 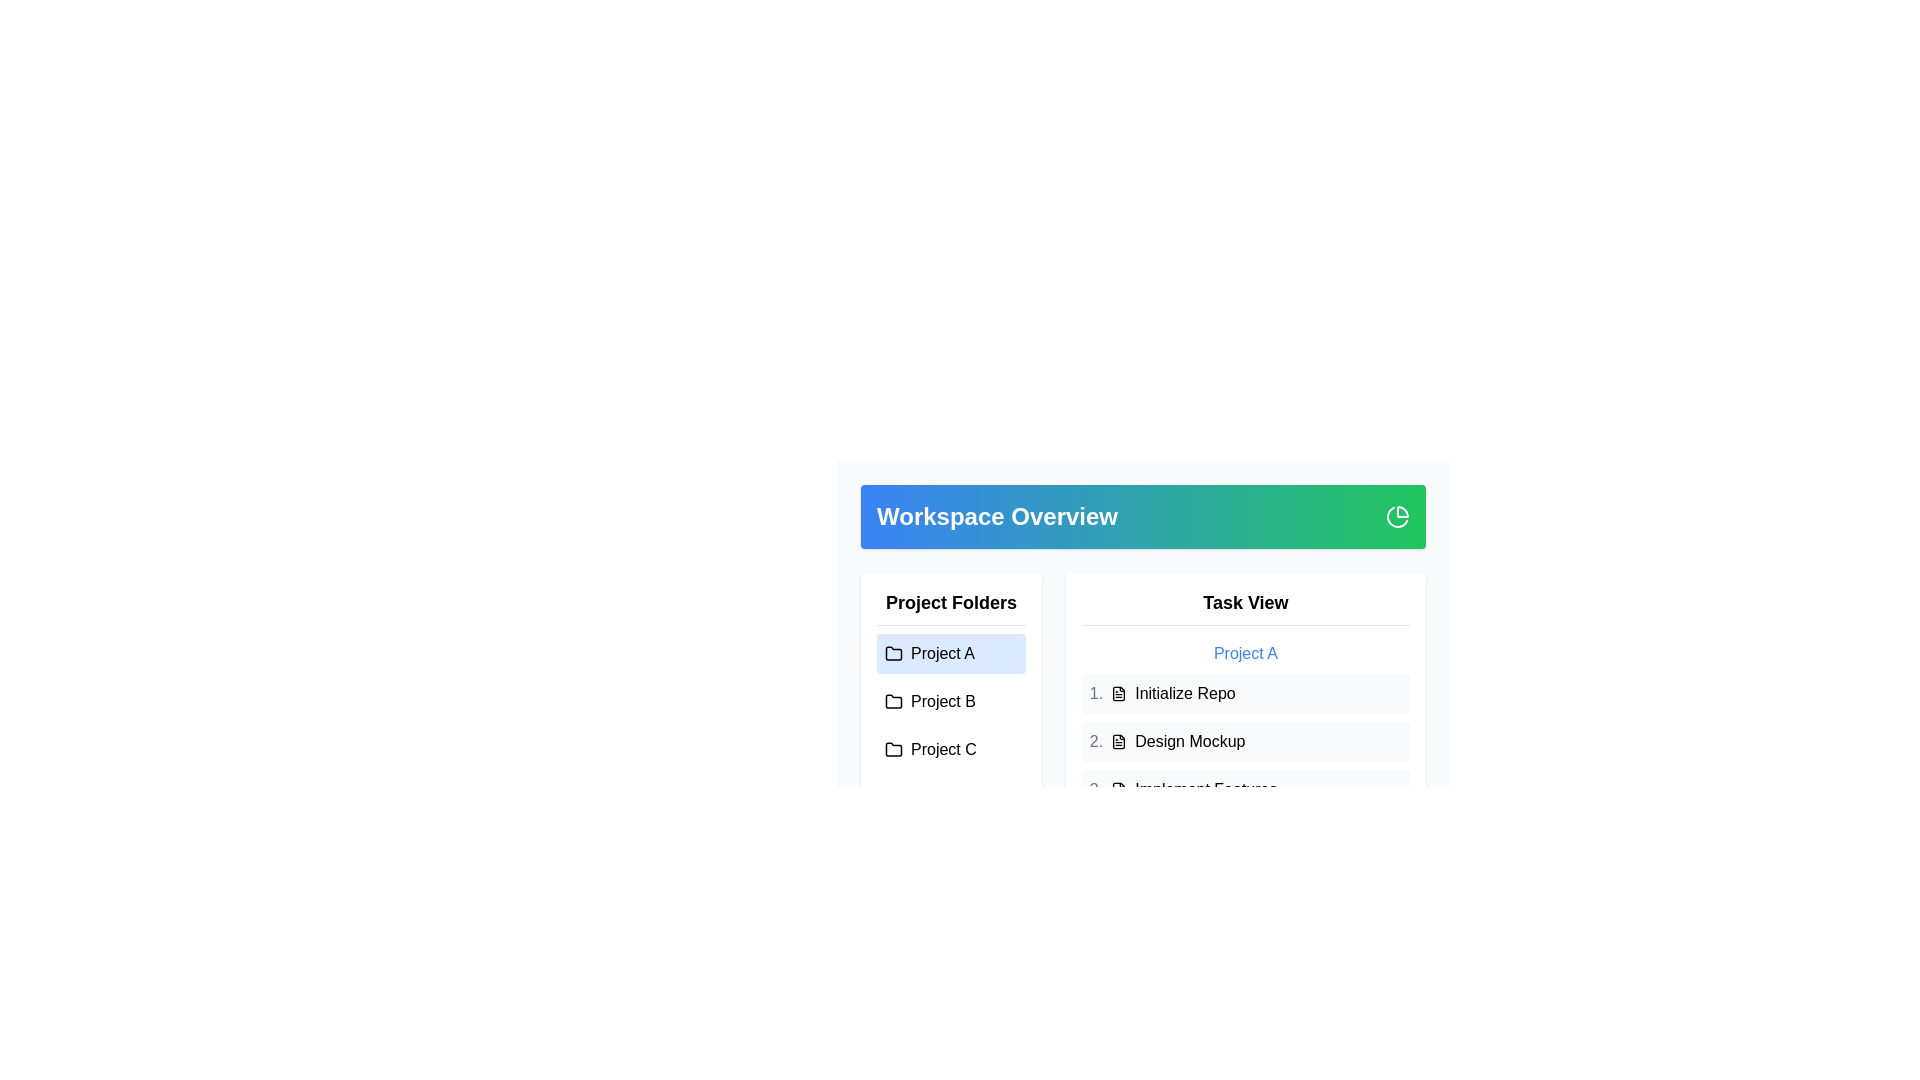 What do you see at coordinates (1143, 611) in the screenshot?
I see `individual items within the white panel containing sections like 'Workspace Overview' and 'Task View', which is centrally located at the coordinates provided` at bounding box center [1143, 611].